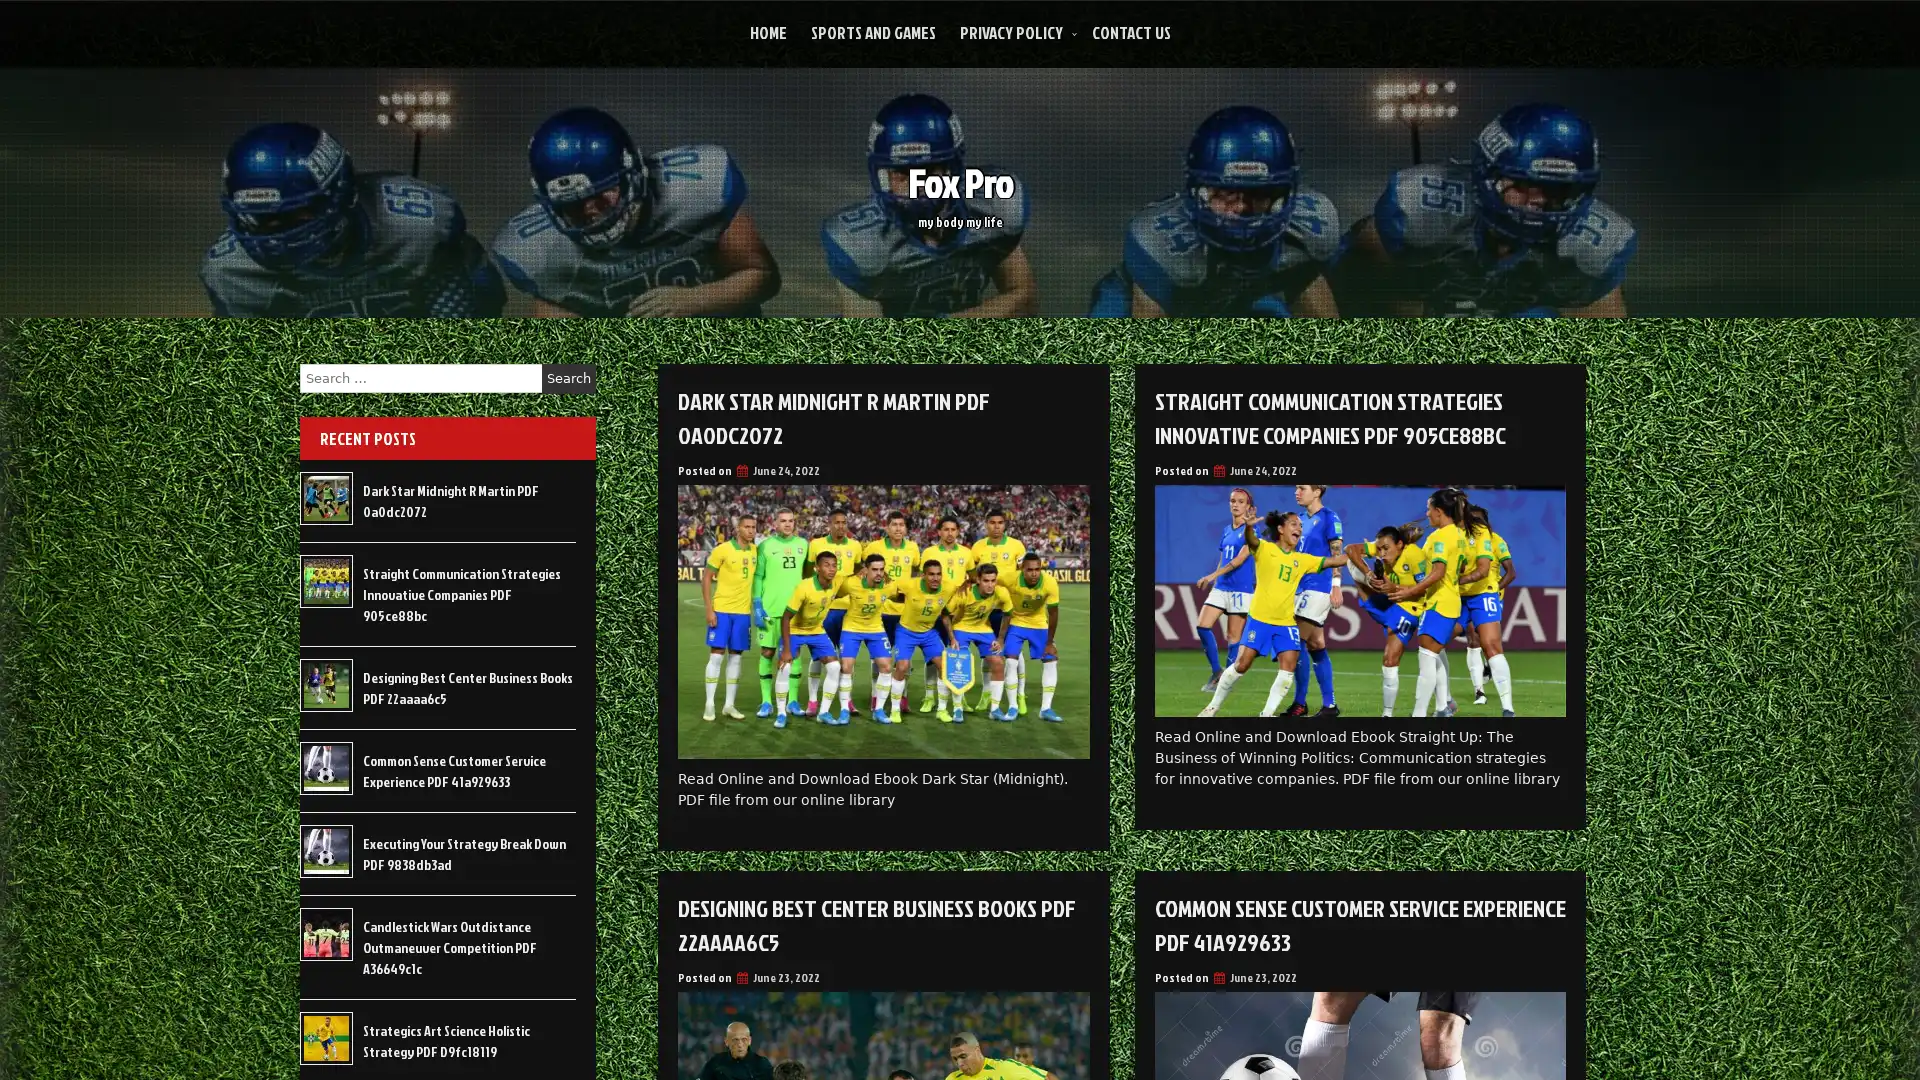 Image resolution: width=1920 pixels, height=1080 pixels. What do you see at coordinates (568, 378) in the screenshot?
I see `Search` at bounding box center [568, 378].